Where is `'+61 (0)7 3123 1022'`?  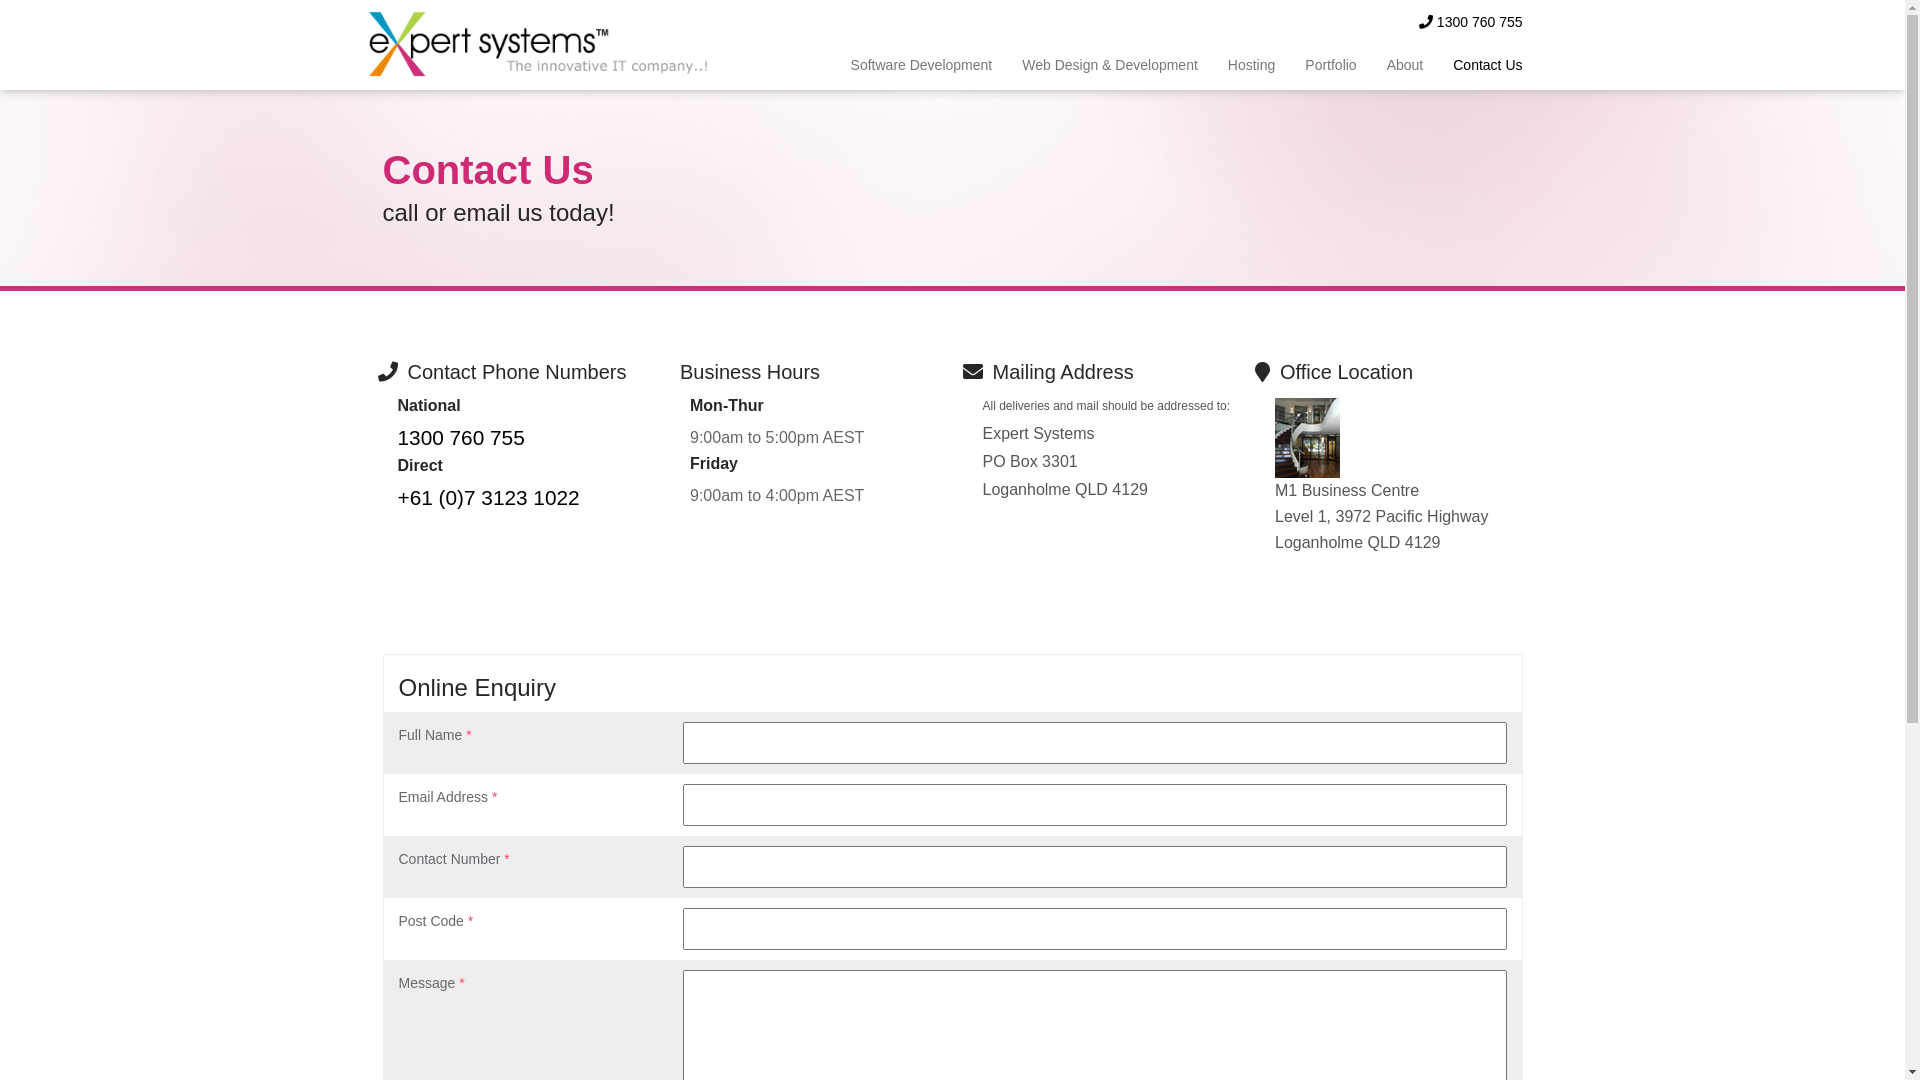 '+61 (0)7 3123 1022' is located at coordinates (489, 496).